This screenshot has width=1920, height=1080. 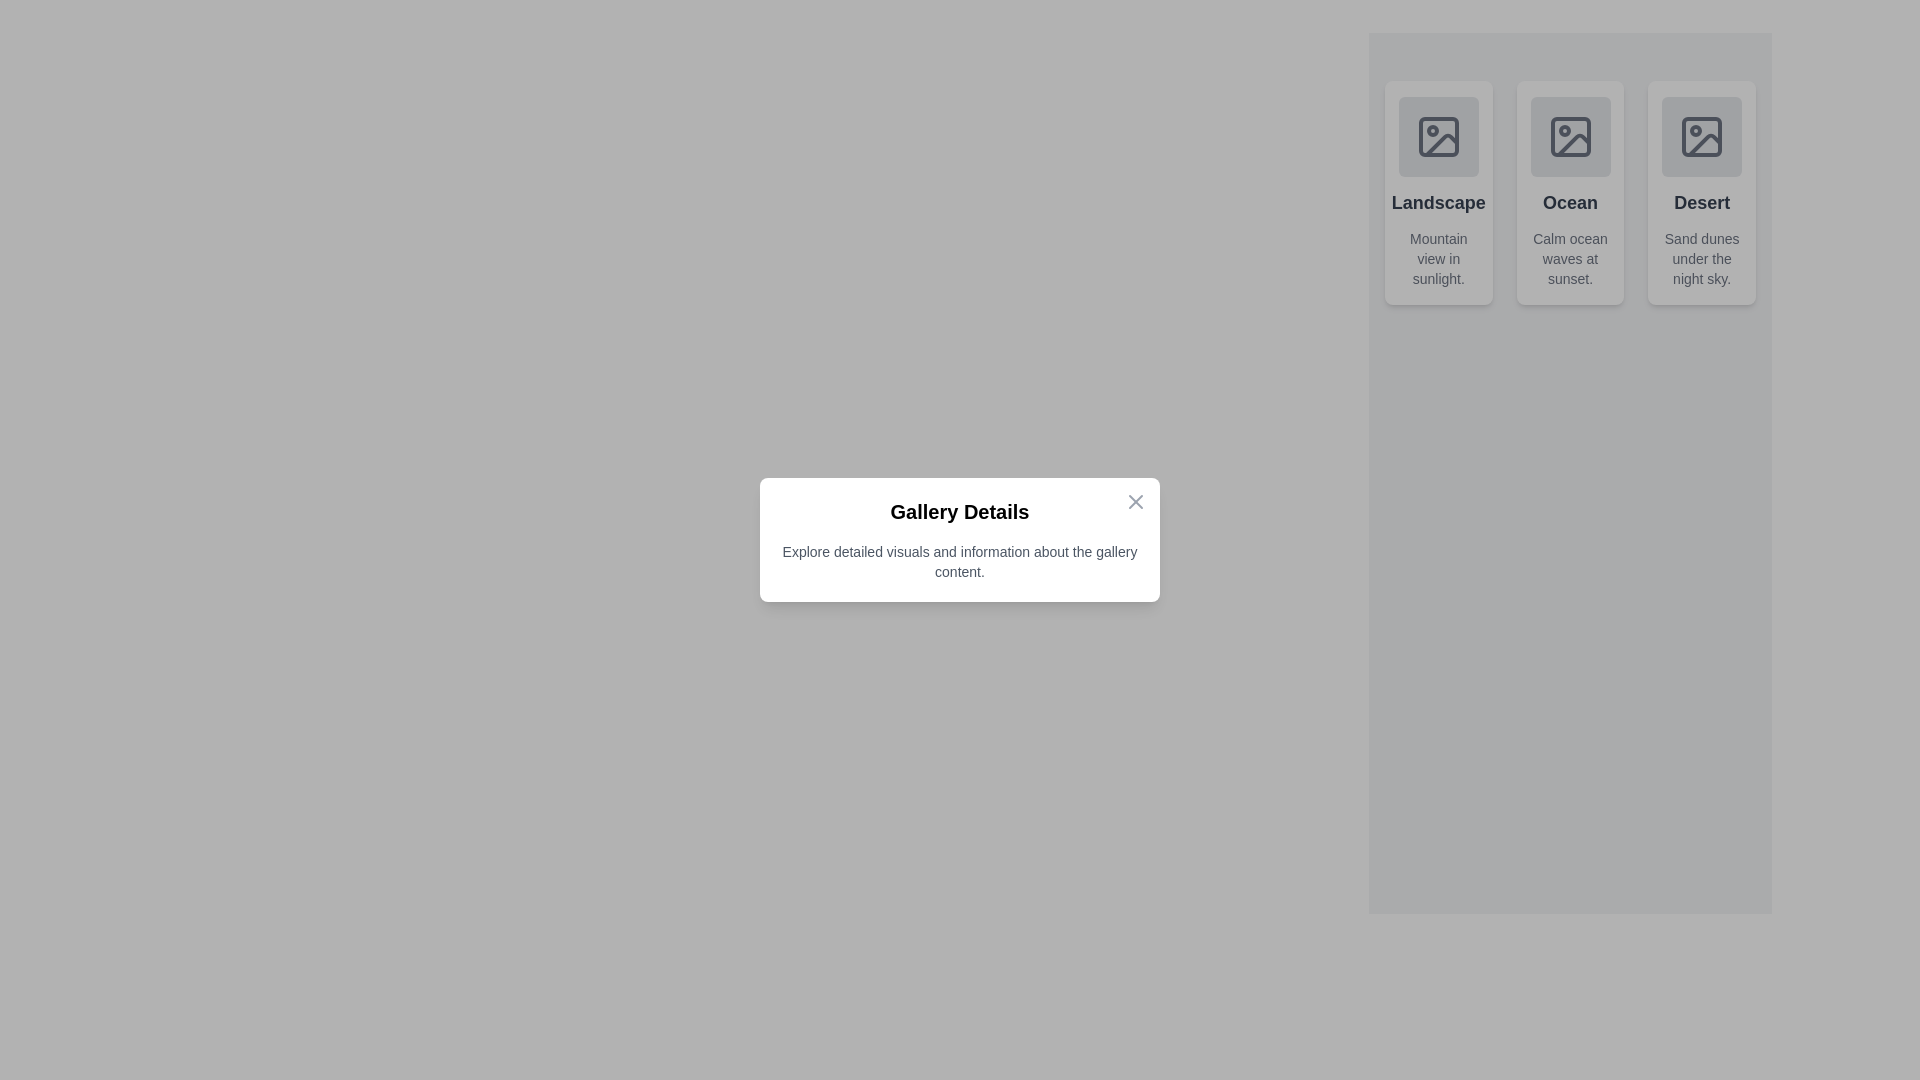 What do you see at coordinates (1437, 192) in the screenshot?
I see `the static information card element with the title 'Landscape' and the caption 'Mountain view in sunlight.'` at bounding box center [1437, 192].